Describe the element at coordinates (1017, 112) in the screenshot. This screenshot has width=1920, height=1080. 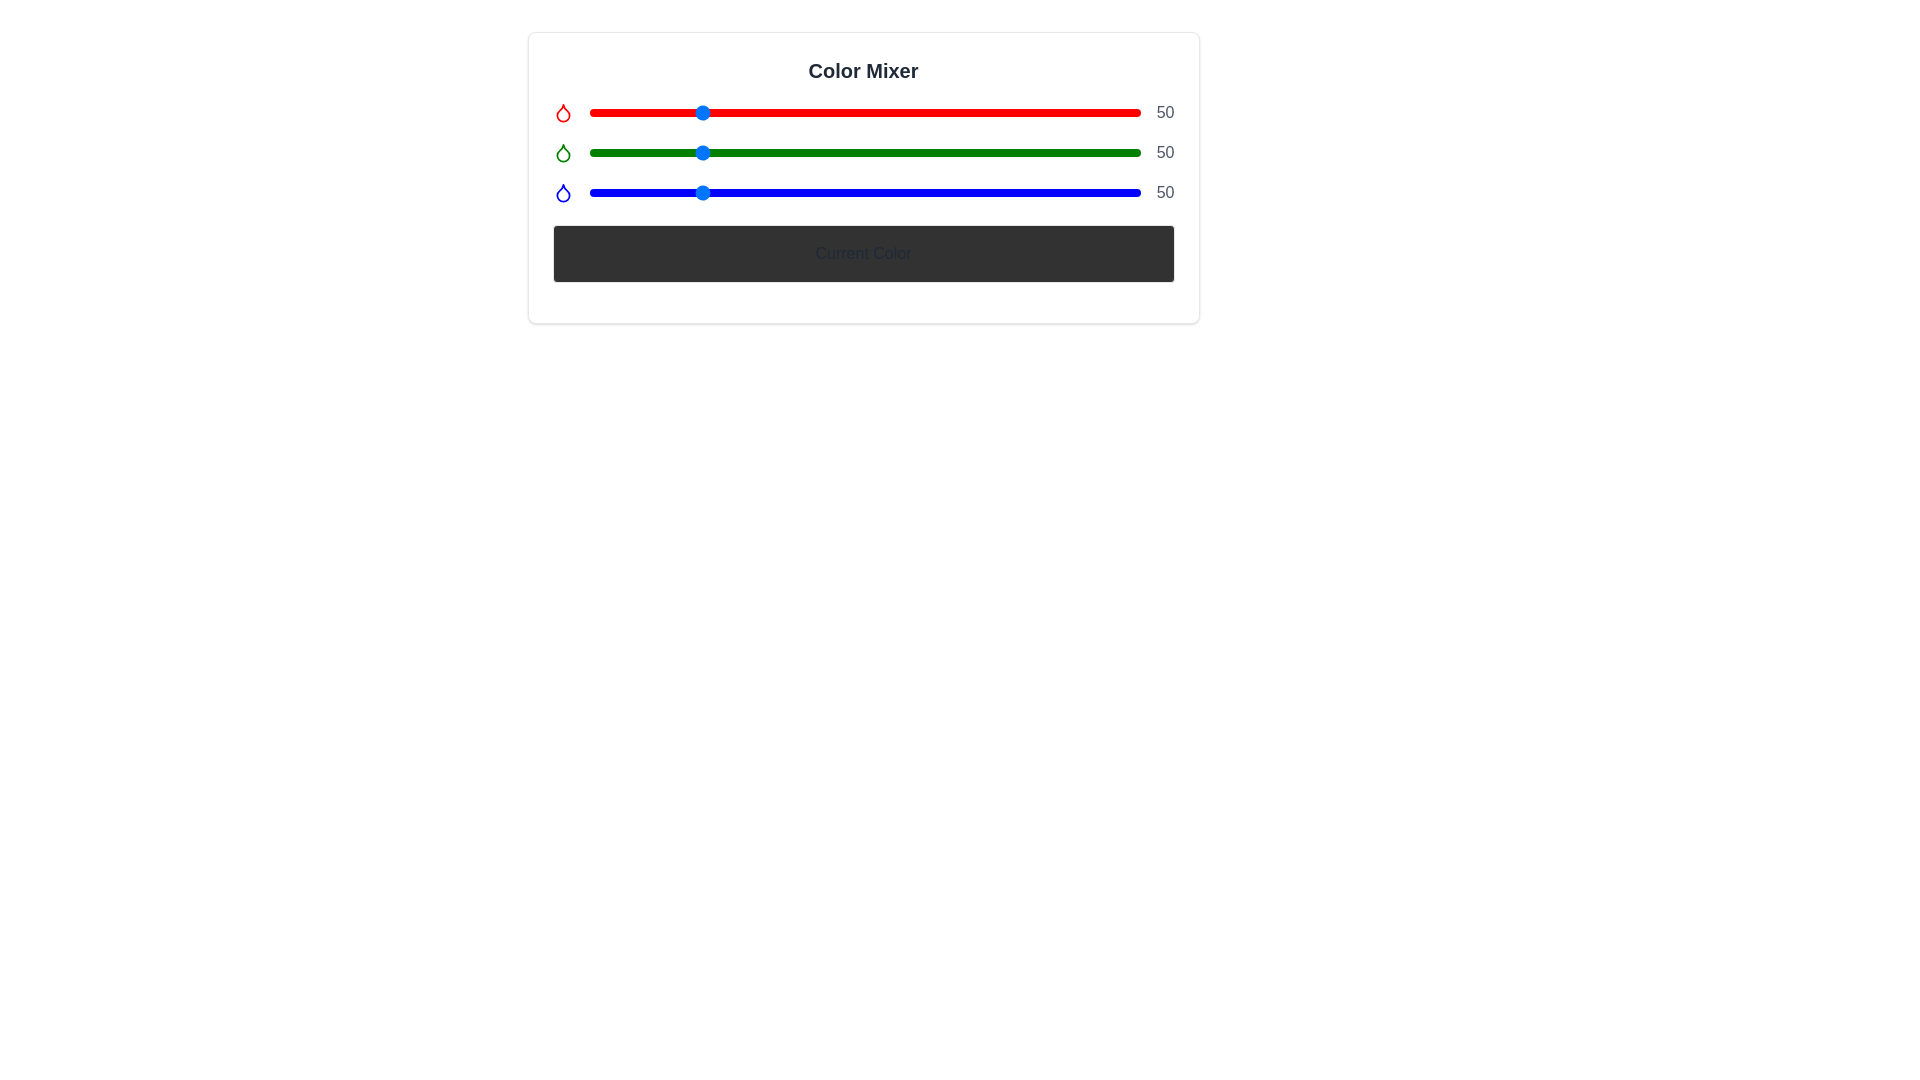
I see `the red color slider to 198` at that location.